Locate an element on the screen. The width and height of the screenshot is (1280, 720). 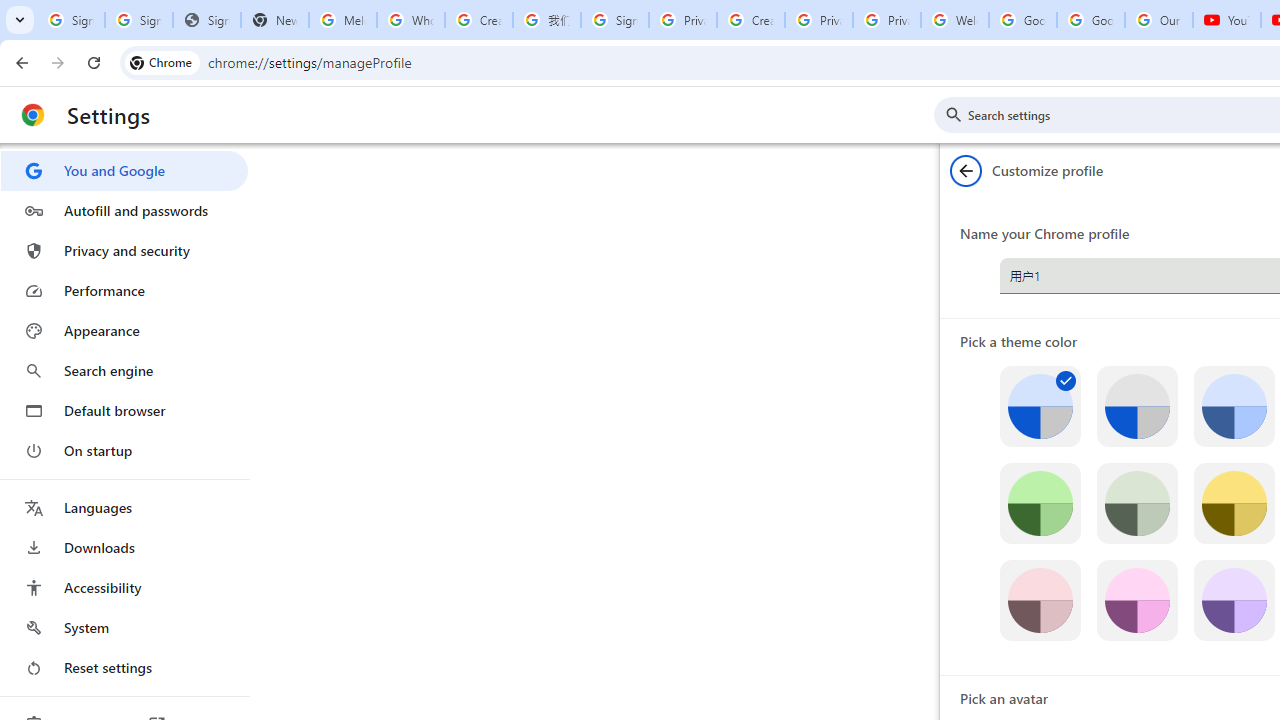
'Search engine' is located at coordinates (123, 371).